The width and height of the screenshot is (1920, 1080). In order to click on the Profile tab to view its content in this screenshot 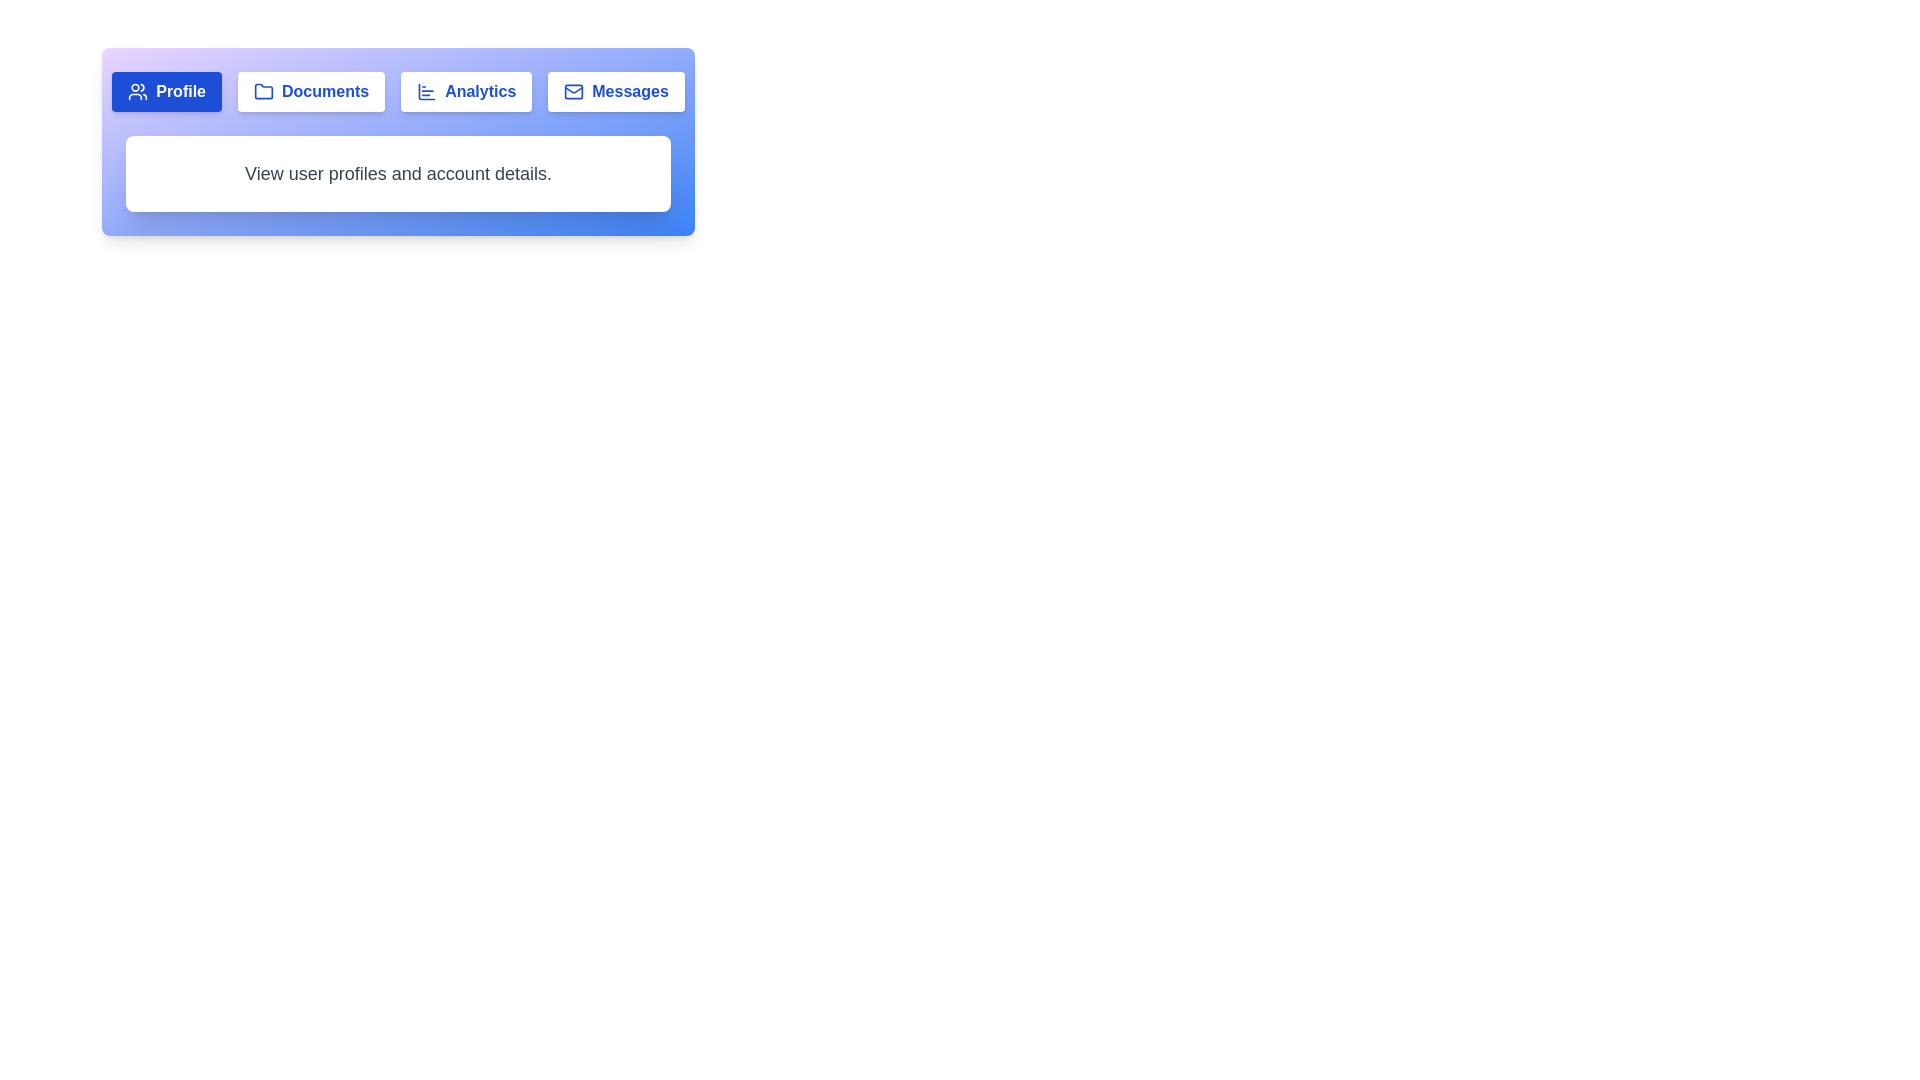, I will do `click(167, 92)`.